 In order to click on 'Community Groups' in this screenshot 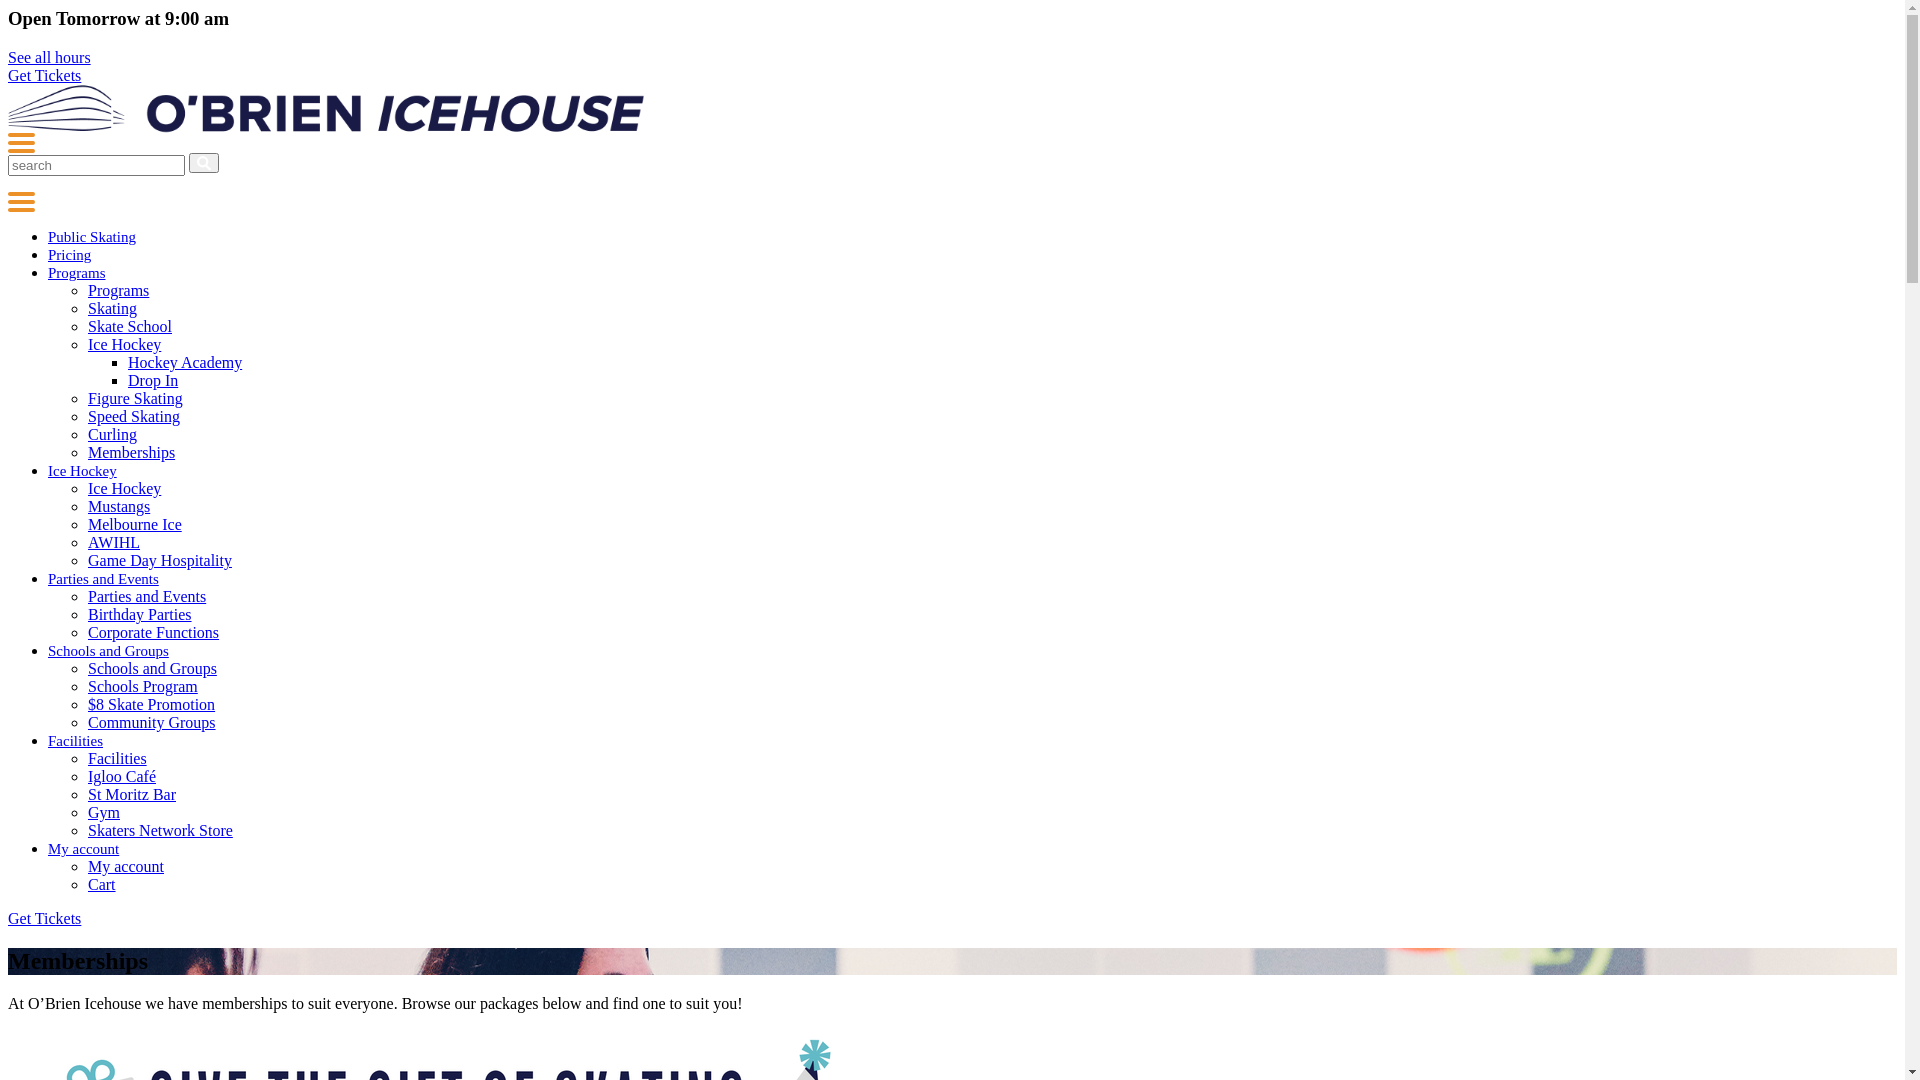, I will do `click(86, 722)`.